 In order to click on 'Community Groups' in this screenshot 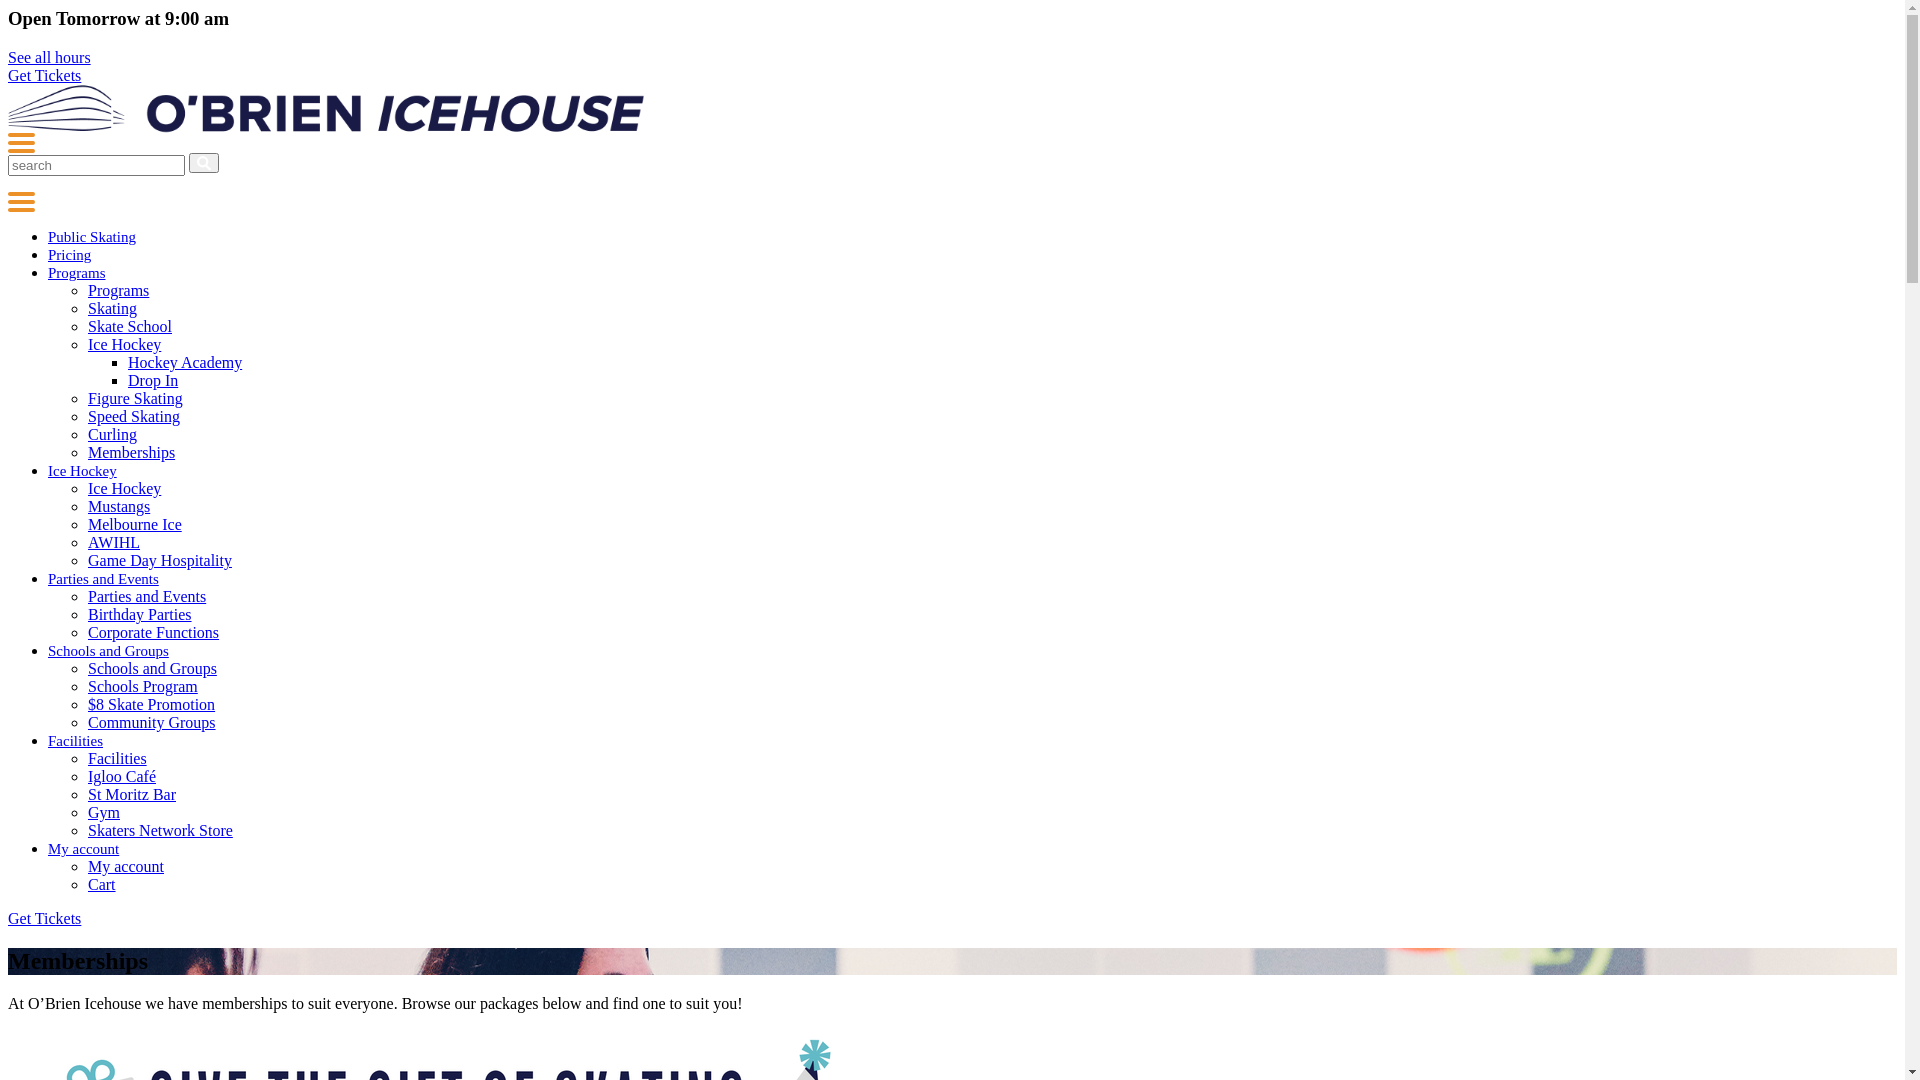, I will do `click(86, 722)`.